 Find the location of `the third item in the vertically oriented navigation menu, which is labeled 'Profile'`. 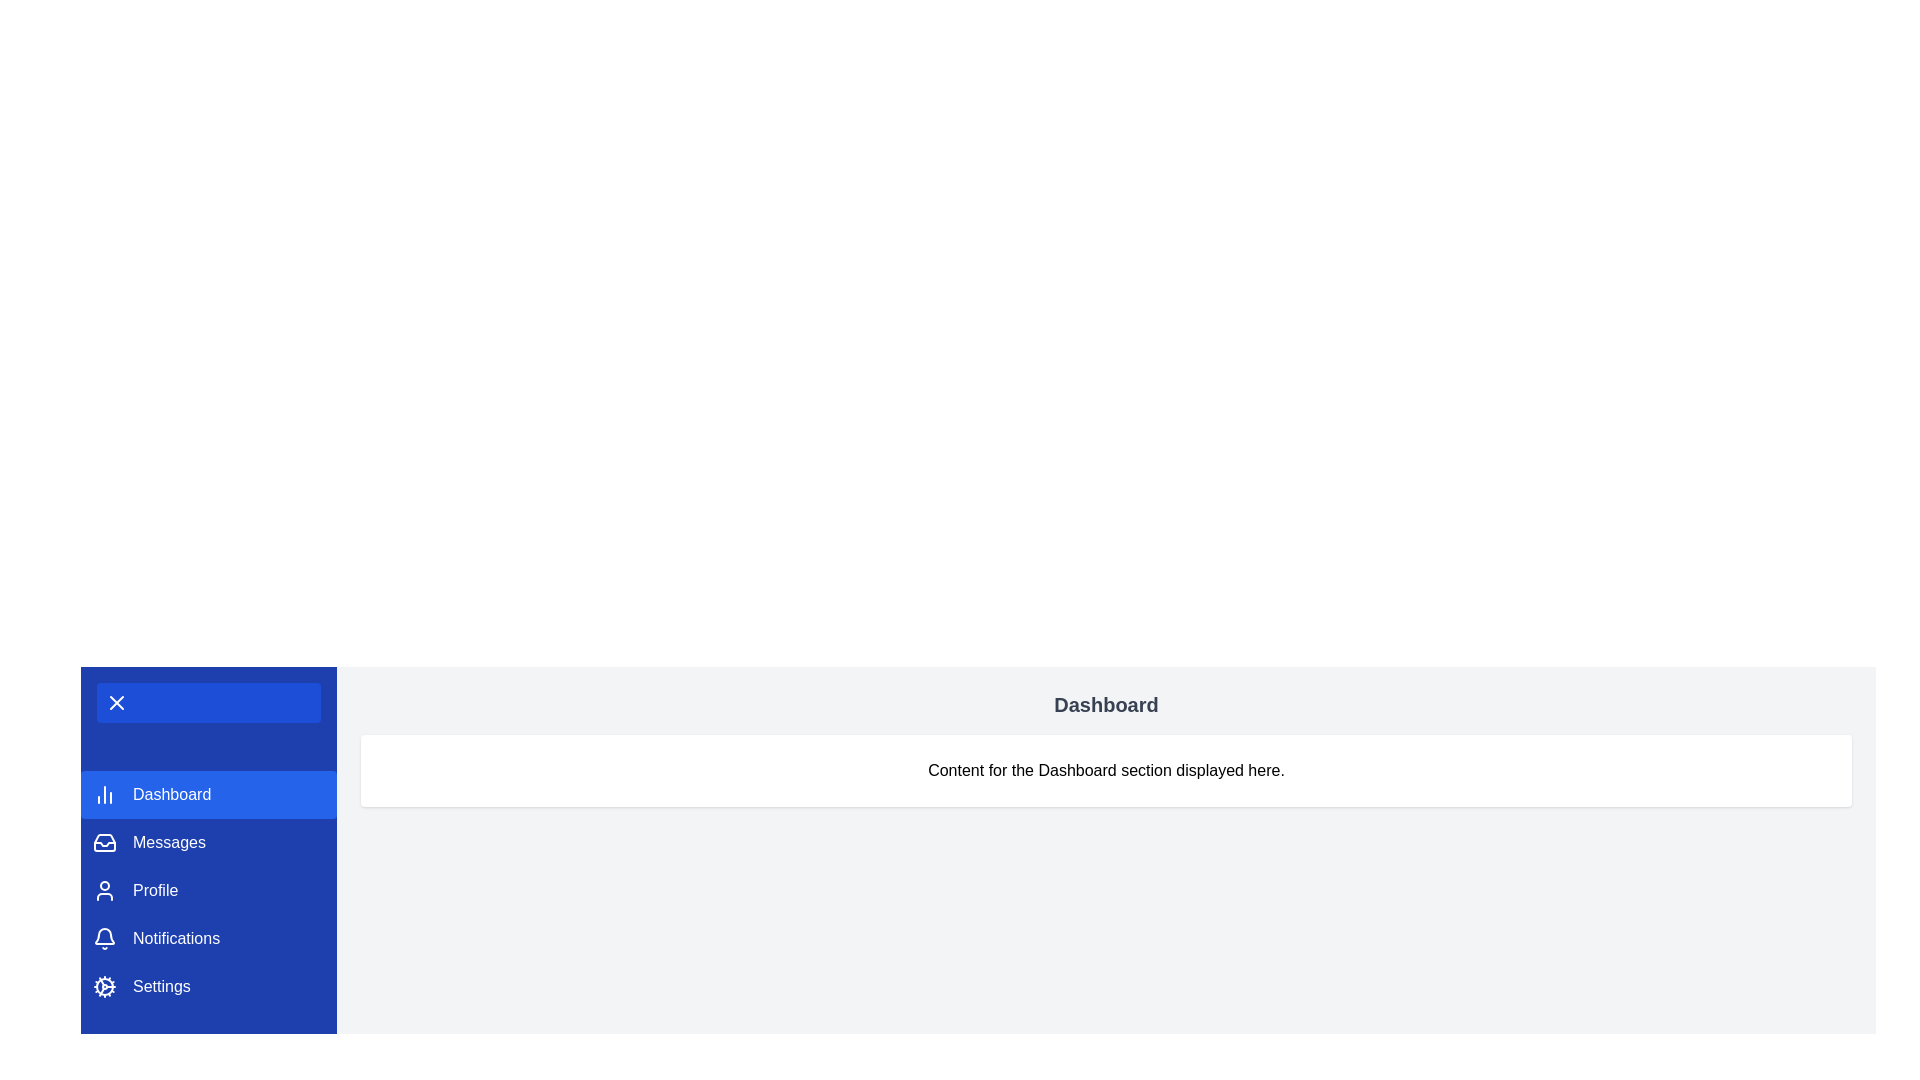

the third item in the vertically oriented navigation menu, which is labeled 'Profile' is located at coordinates (209, 890).